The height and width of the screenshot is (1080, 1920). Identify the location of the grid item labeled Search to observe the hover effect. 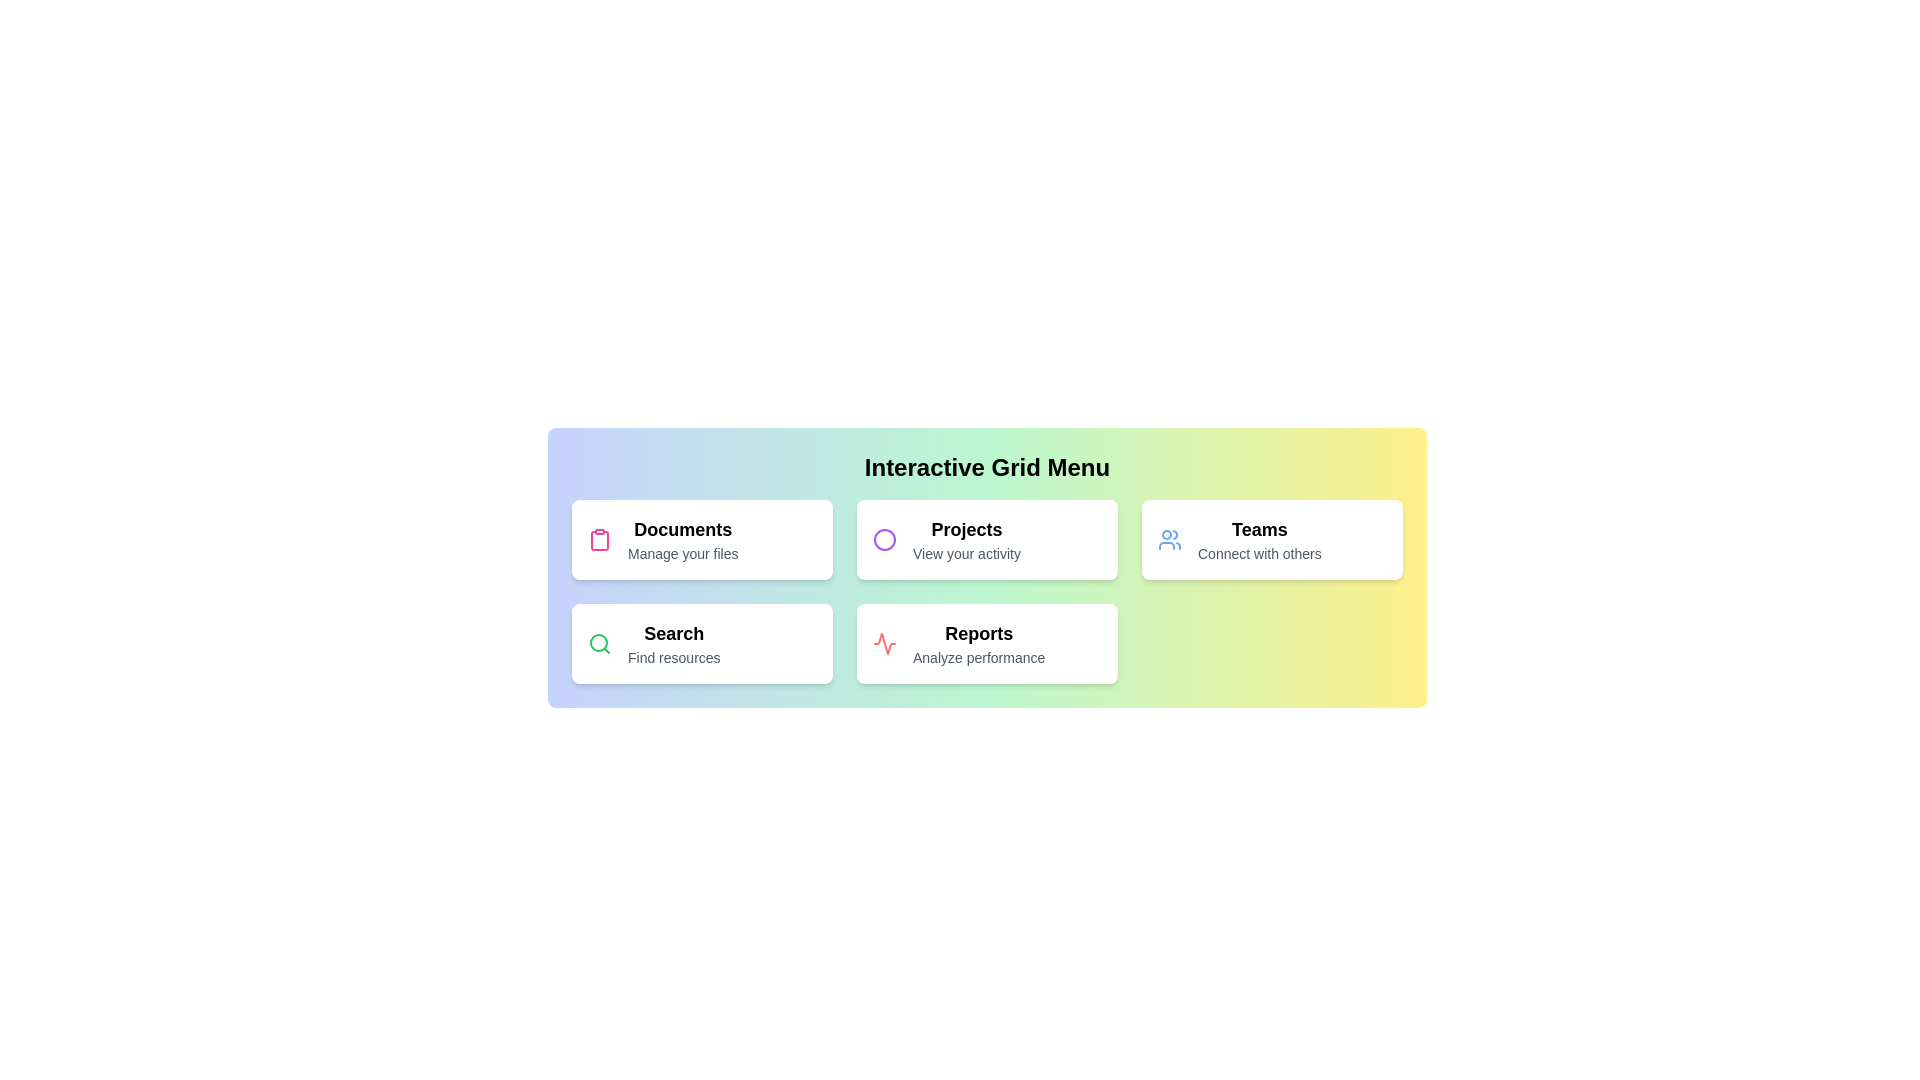
(702, 644).